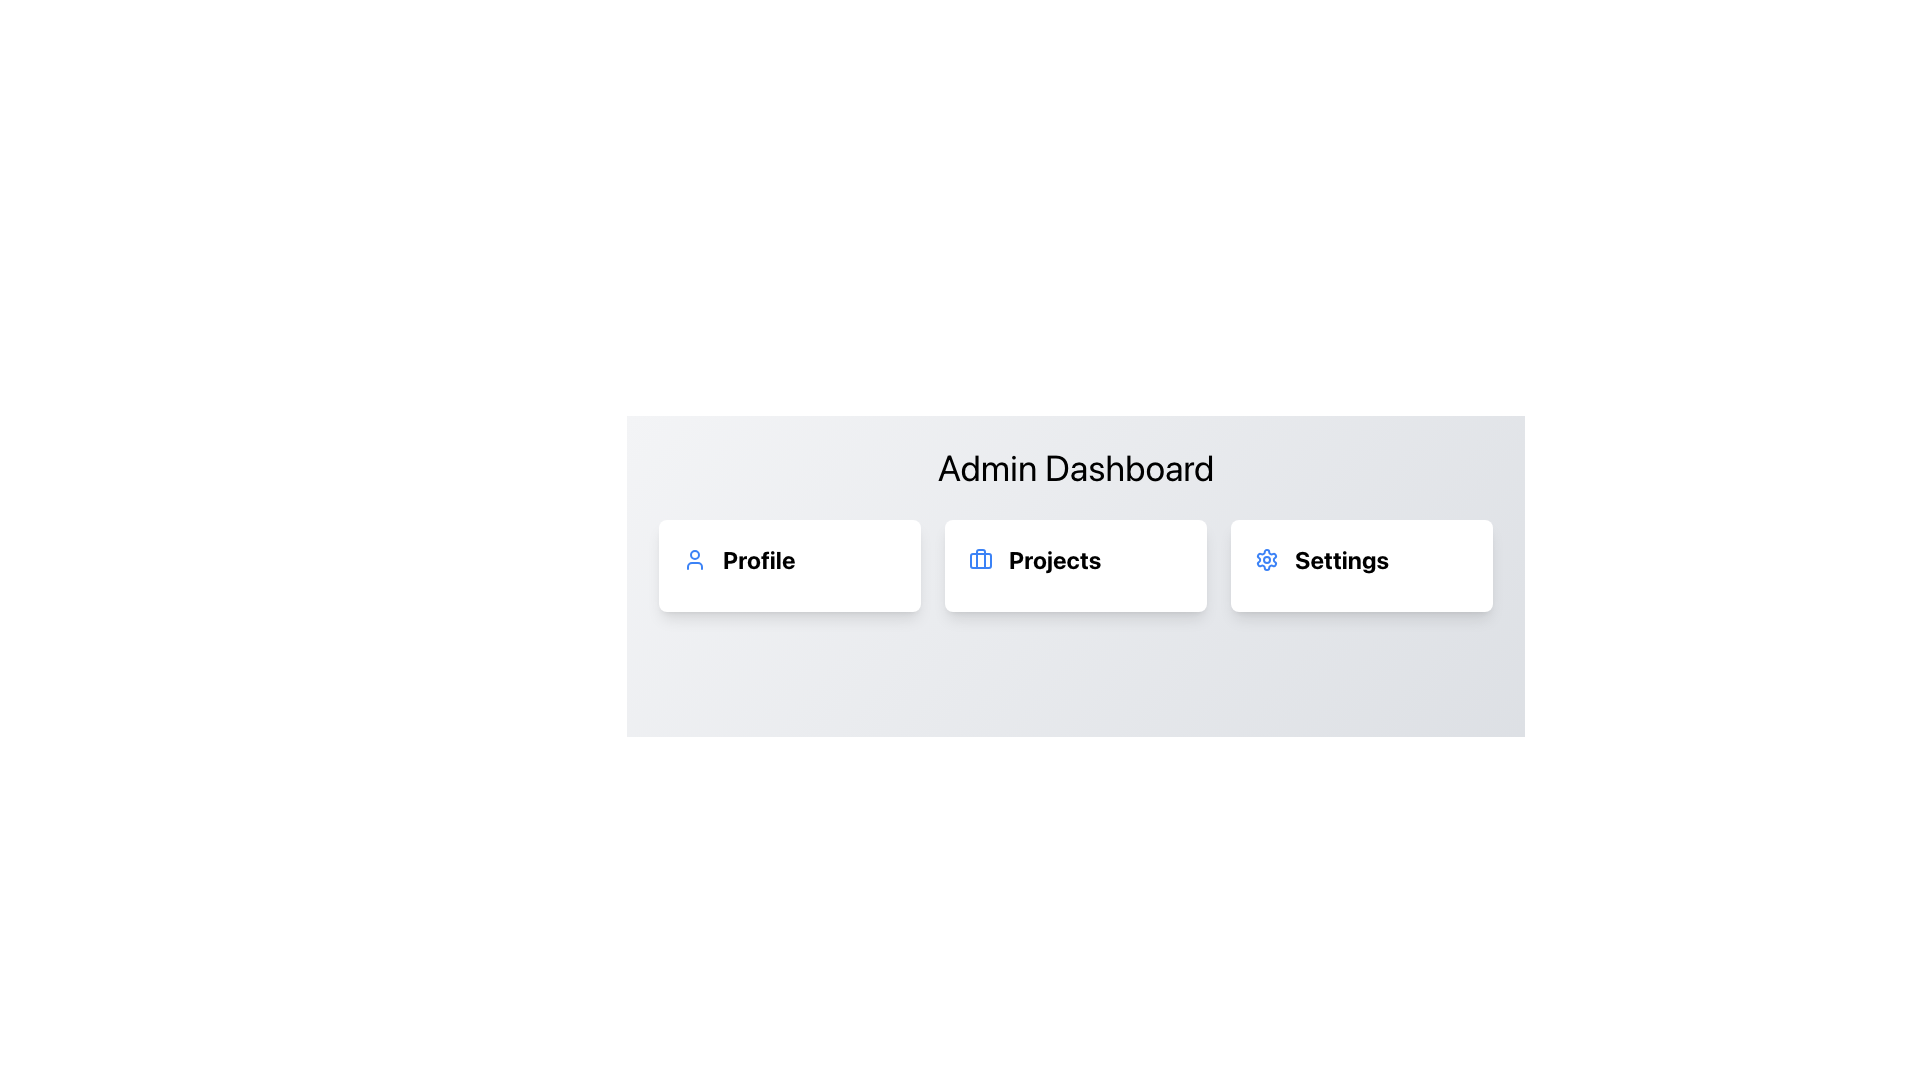 Image resolution: width=1920 pixels, height=1080 pixels. I want to click on the navigation button located in the top-left white card of the grid layout, below the 'Admin Dashboard' header, so click(789, 559).